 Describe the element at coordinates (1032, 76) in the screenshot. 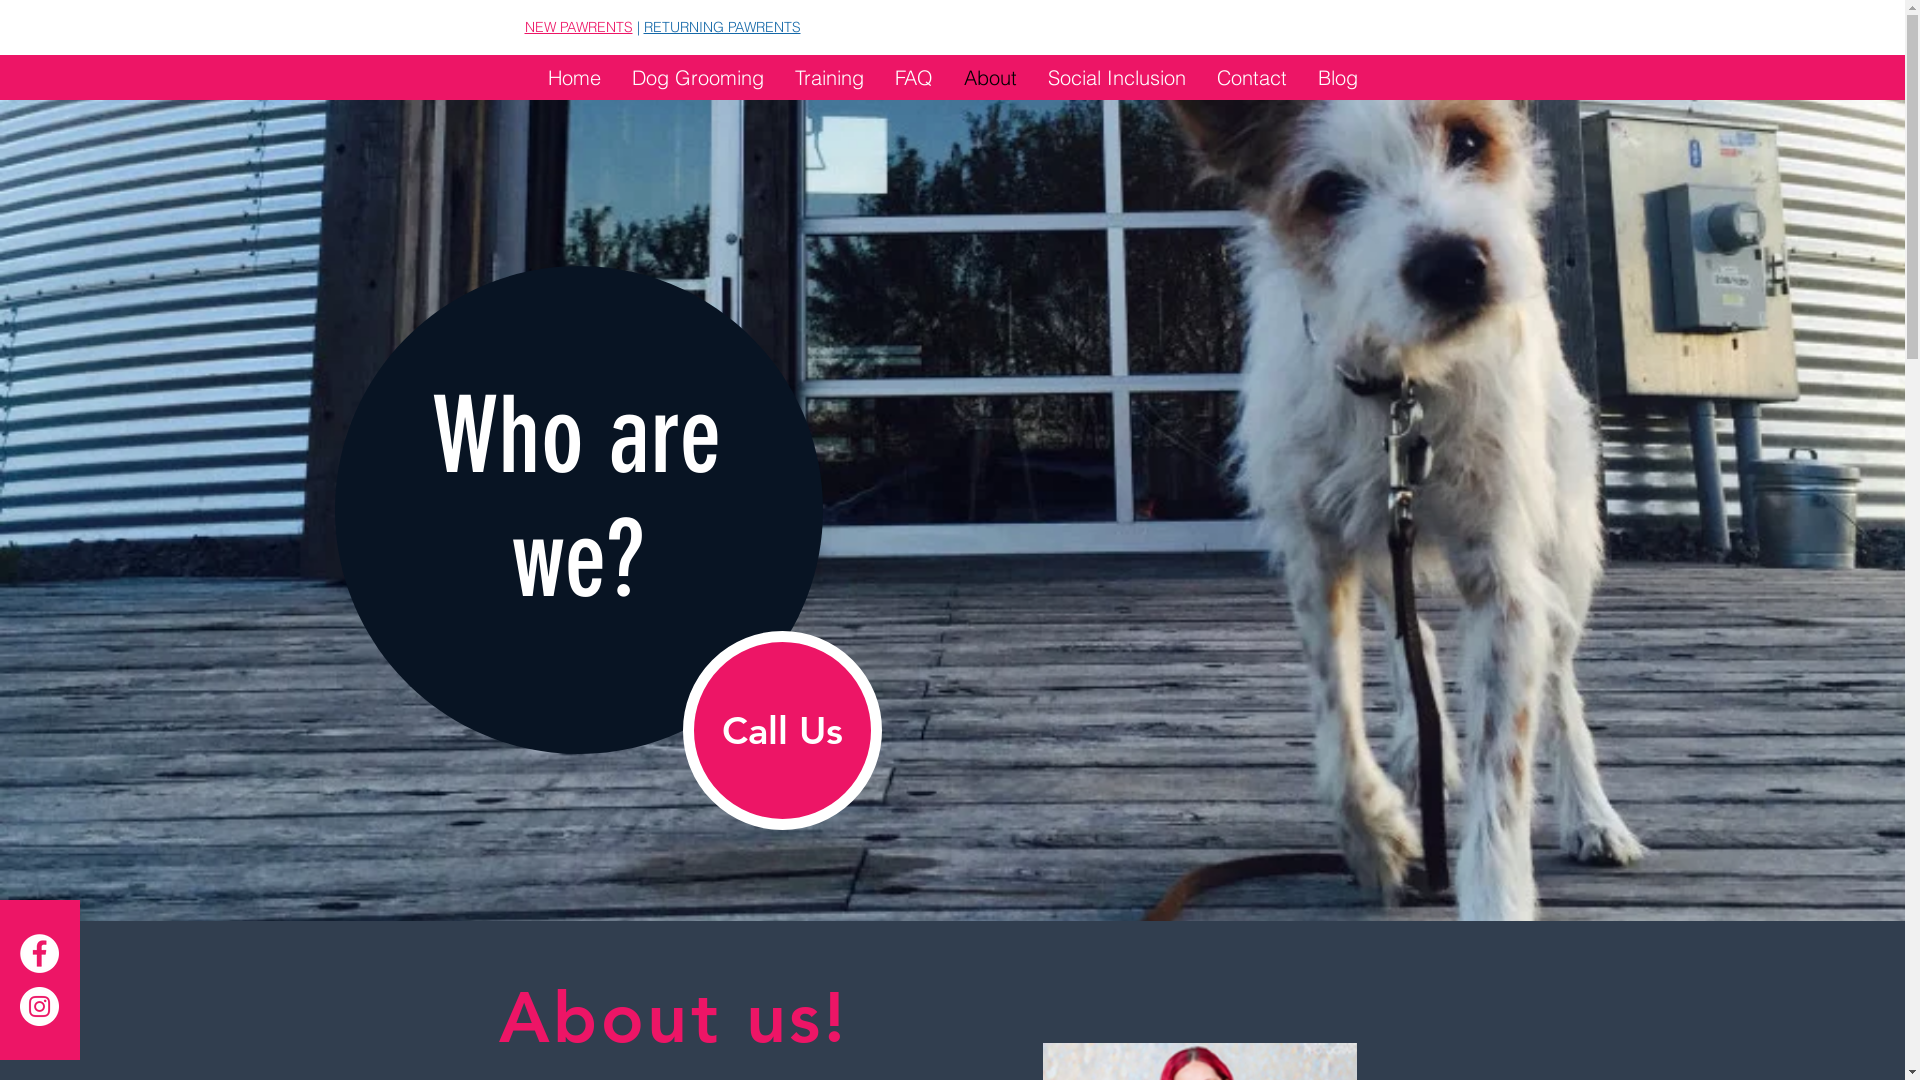

I see `'Social Inclusion'` at that location.